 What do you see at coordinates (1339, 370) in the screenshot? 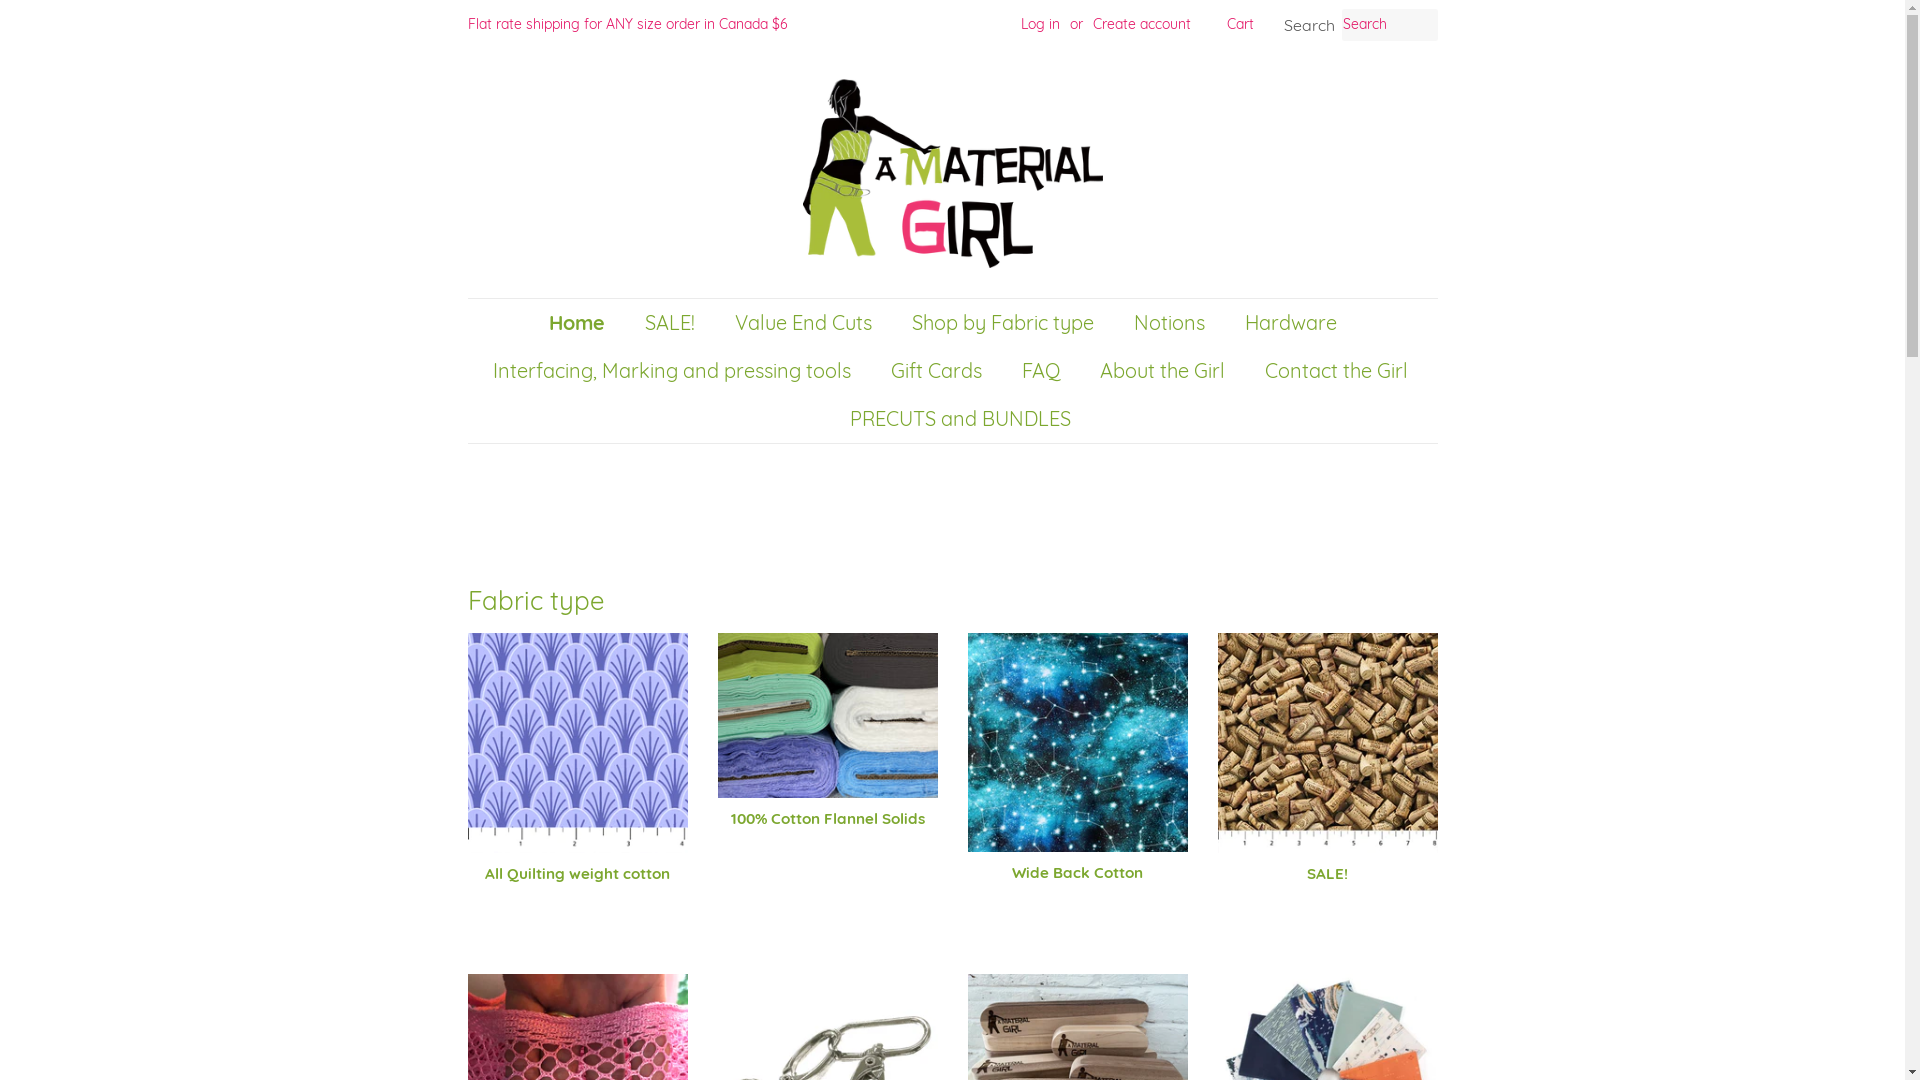
I see `'Contact the Girl'` at bounding box center [1339, 370].